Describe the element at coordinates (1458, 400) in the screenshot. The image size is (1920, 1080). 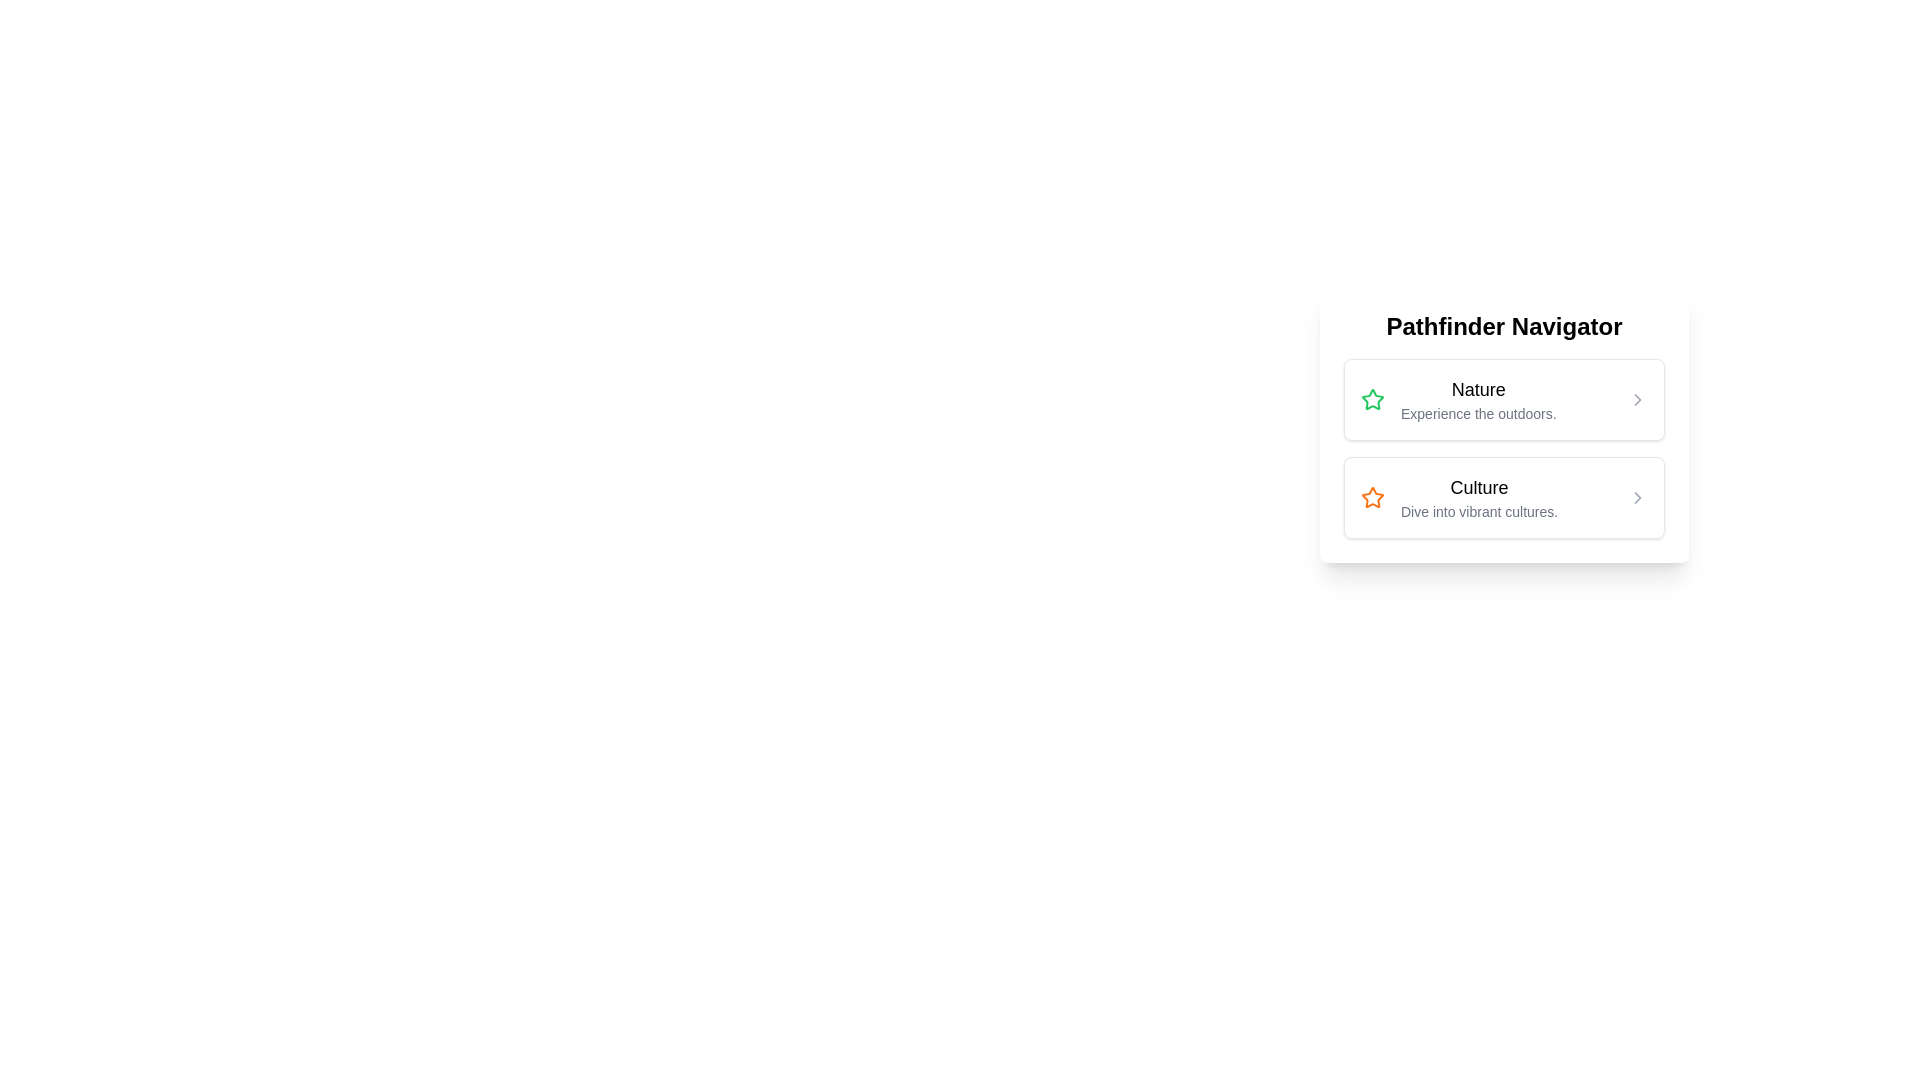
I see `the descriptive item containing the bold black text 'Nature' and the smaller gray text 'Experience the outdoors.' with a green star icon on the left` at that location.